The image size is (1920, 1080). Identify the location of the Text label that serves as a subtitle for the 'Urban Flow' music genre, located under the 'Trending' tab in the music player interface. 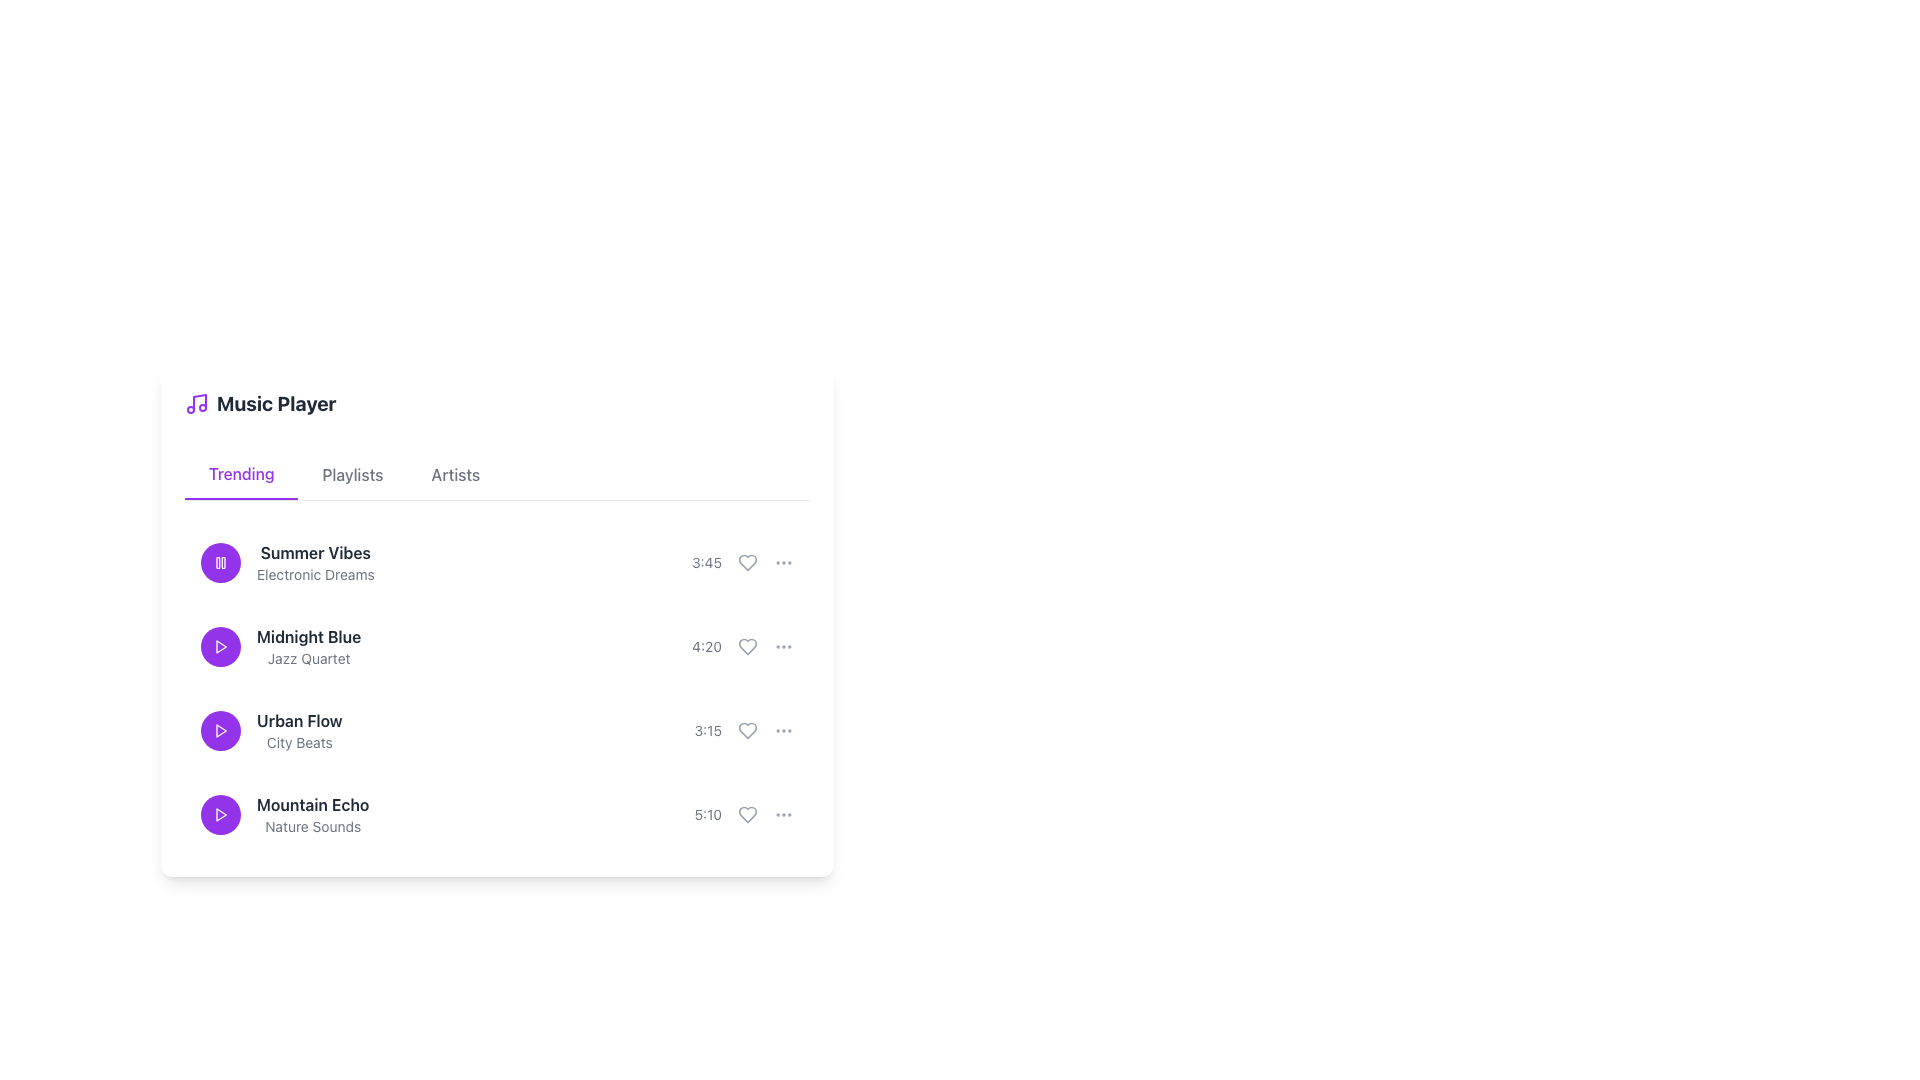
(298, 743).